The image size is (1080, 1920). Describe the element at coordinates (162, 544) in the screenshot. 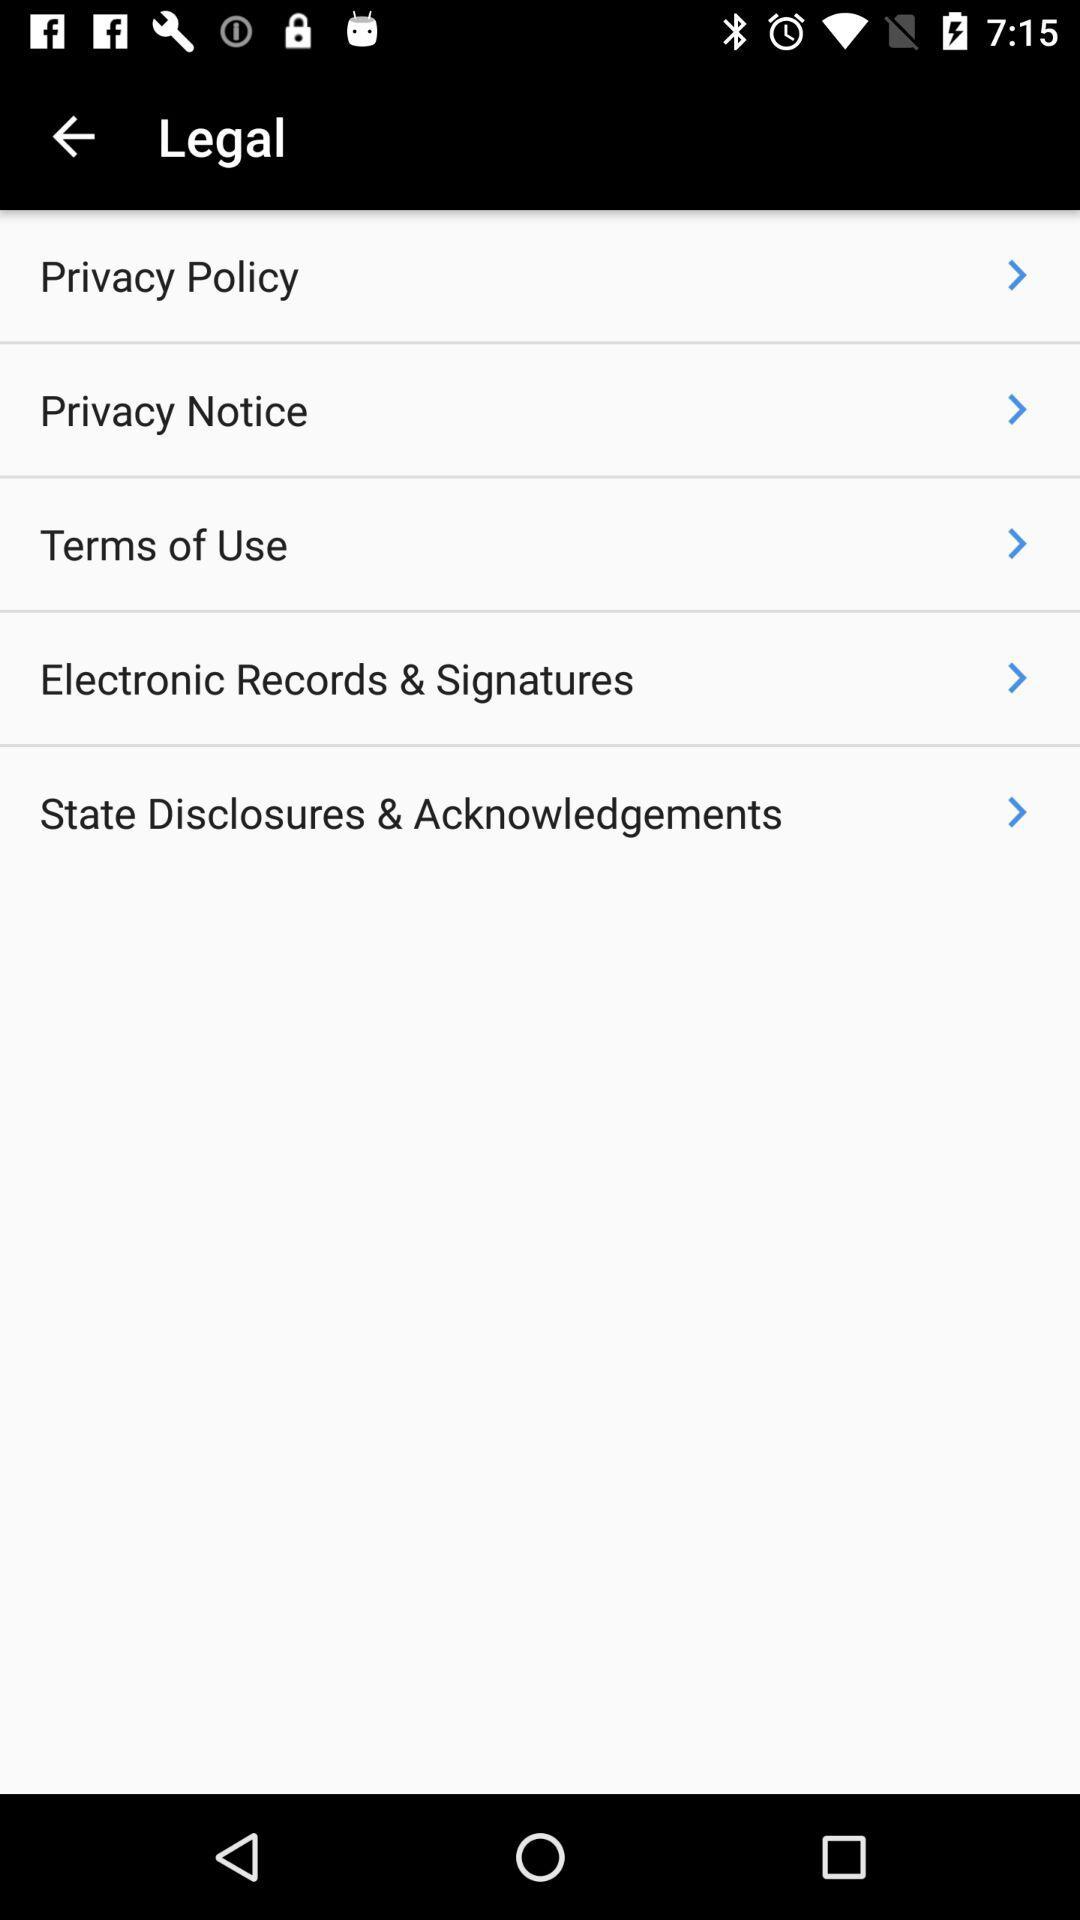

I see `the terms of use item` at that location.